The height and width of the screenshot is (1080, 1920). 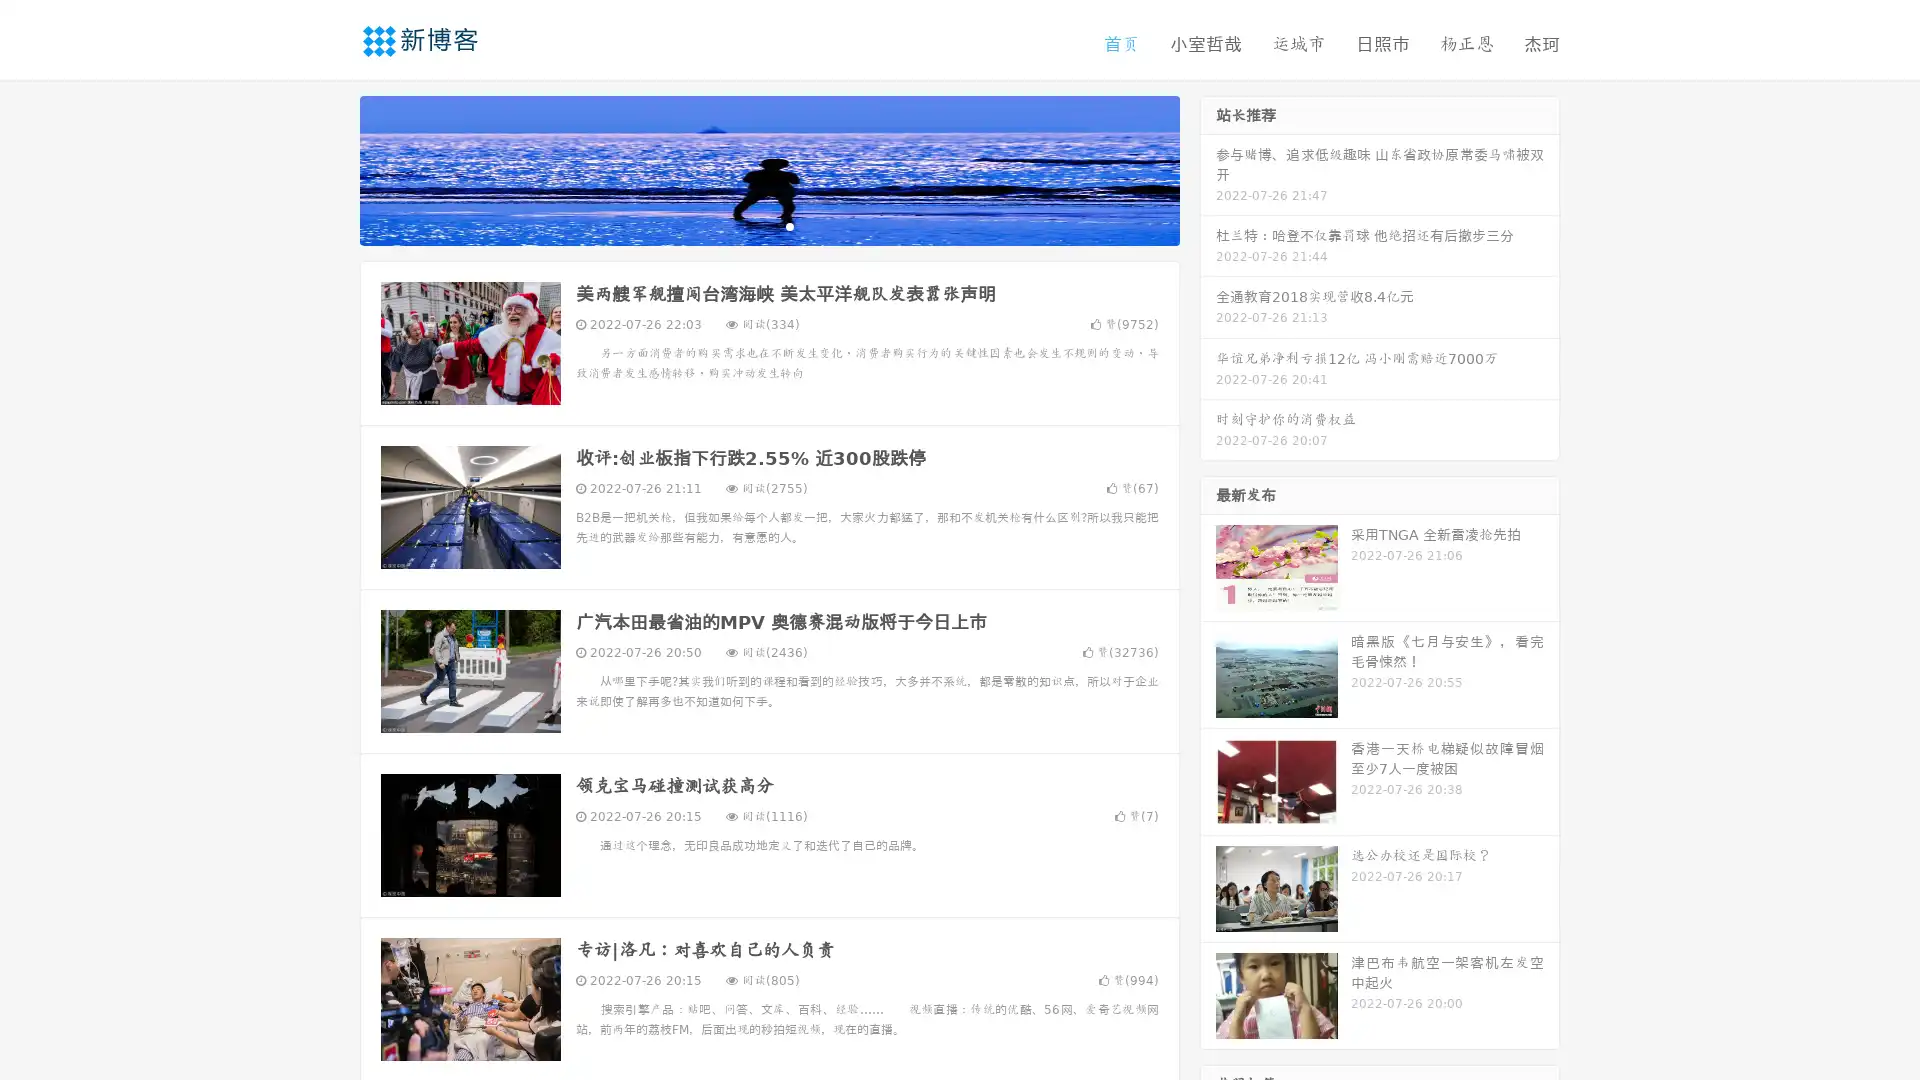 What do you see at coordinates (768, 225) in the screenshot?
I see `Go to slide 2` at bounding box center [768, 225].